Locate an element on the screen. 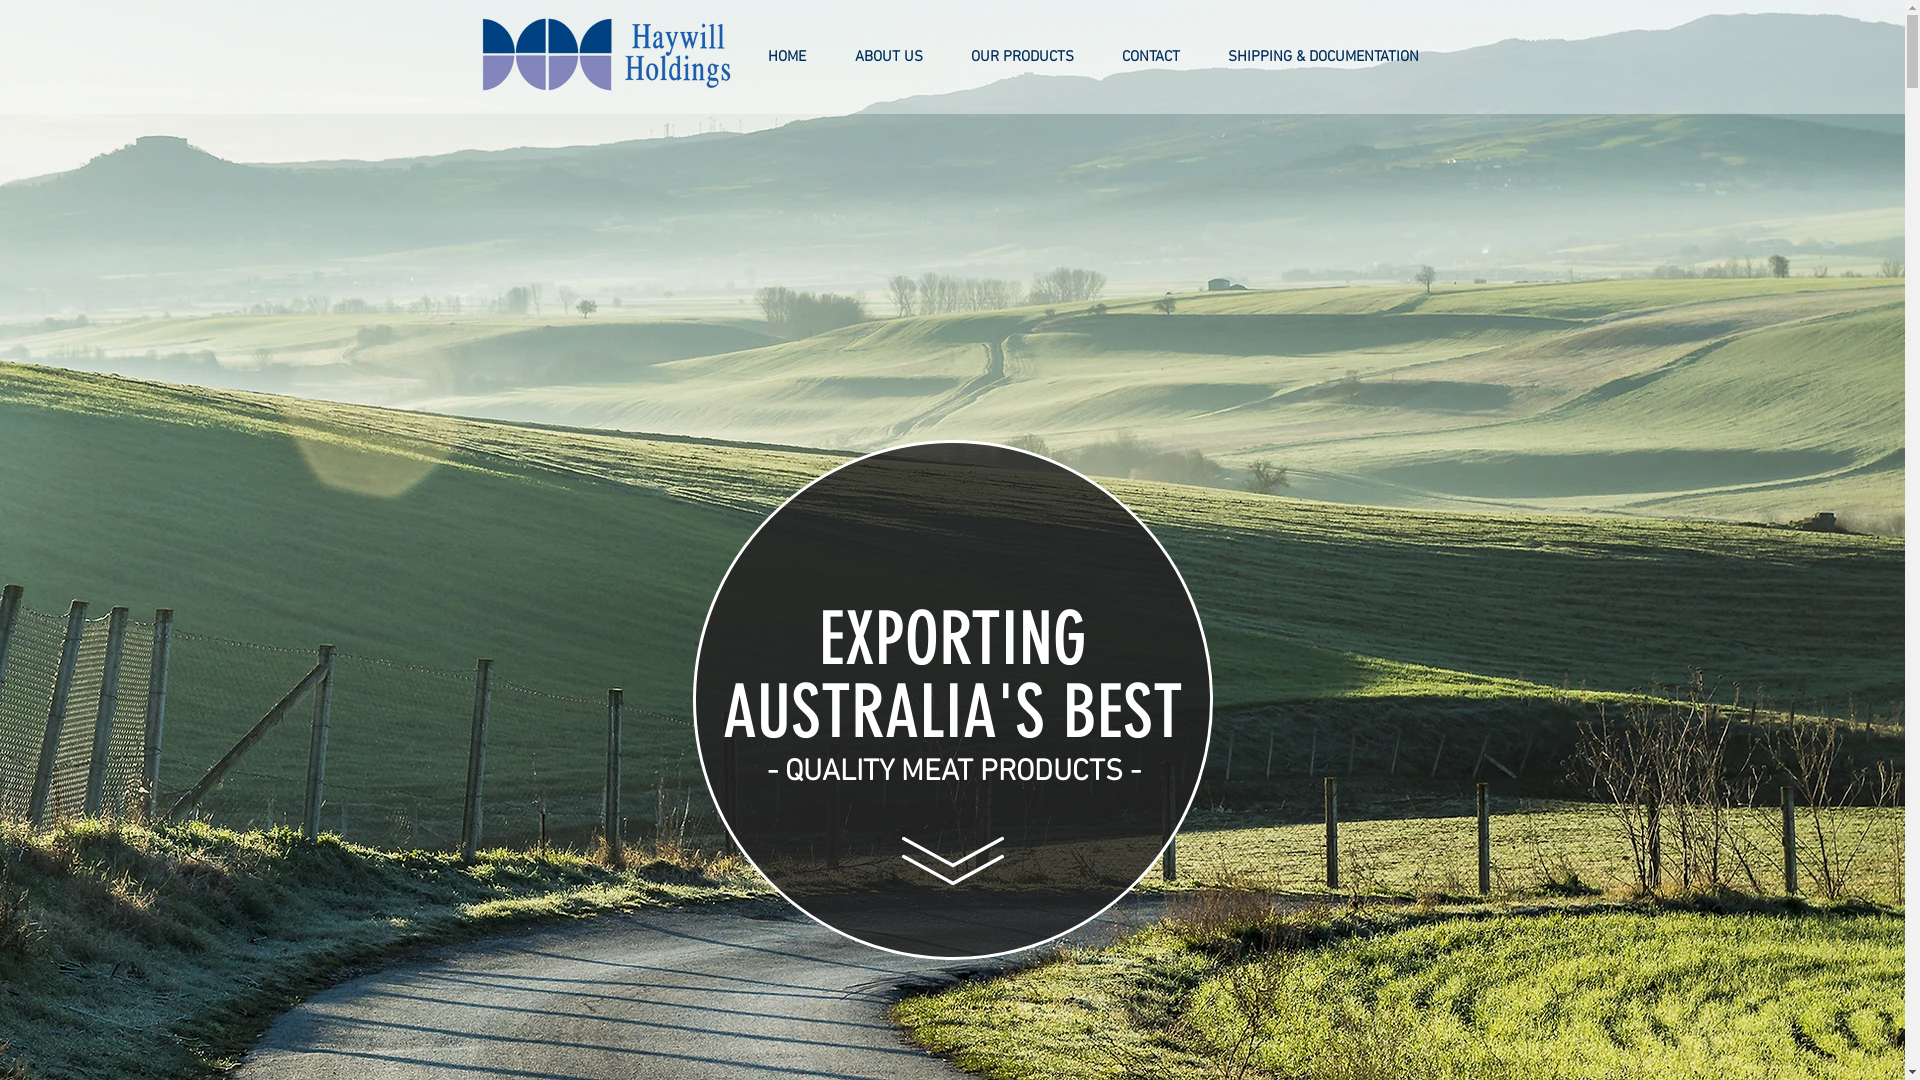 The image size is (1920, 1080). 'OUR PRODUCTS' is located at coordinates (1021, 56).